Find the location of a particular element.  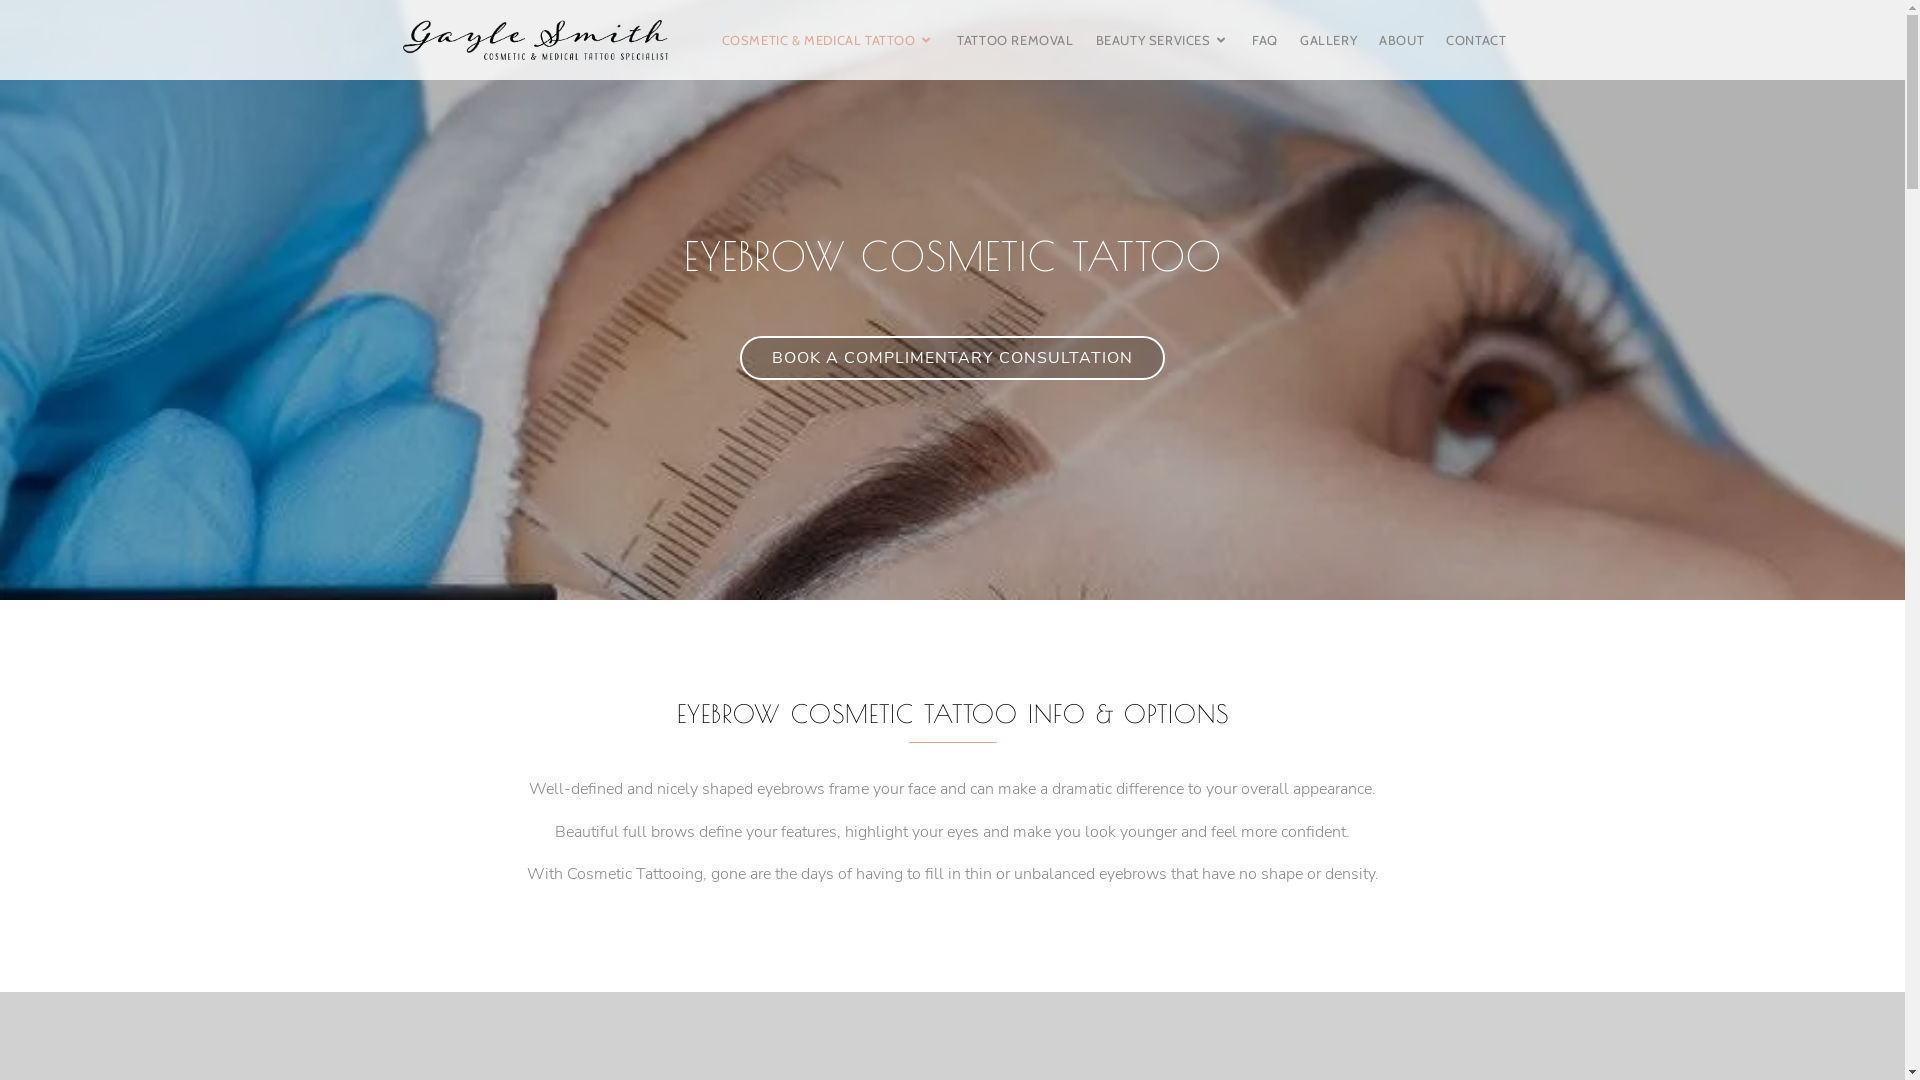

'COSMETIC & MEDICAL TATTOO' is located at coordinates (829, 39).